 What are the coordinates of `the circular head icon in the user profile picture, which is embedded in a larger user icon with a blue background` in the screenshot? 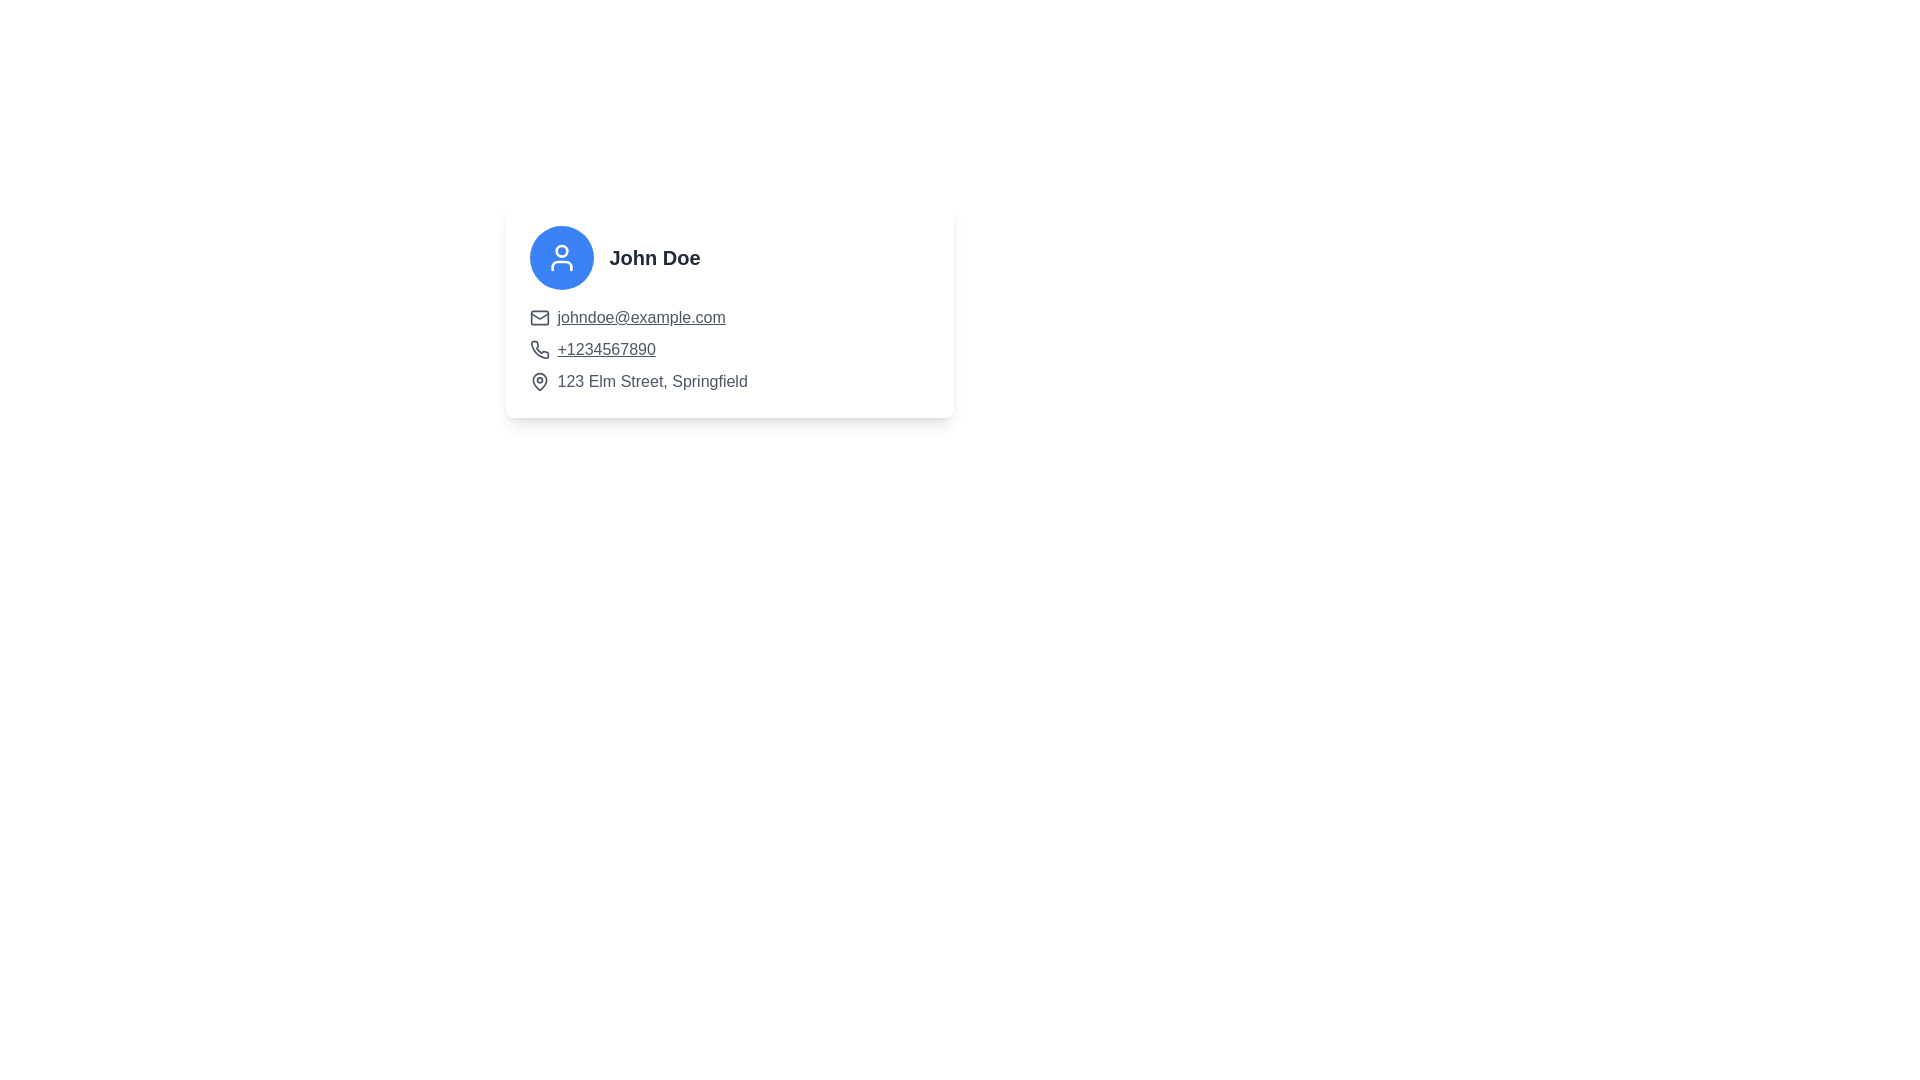 It's located at (560, 250).